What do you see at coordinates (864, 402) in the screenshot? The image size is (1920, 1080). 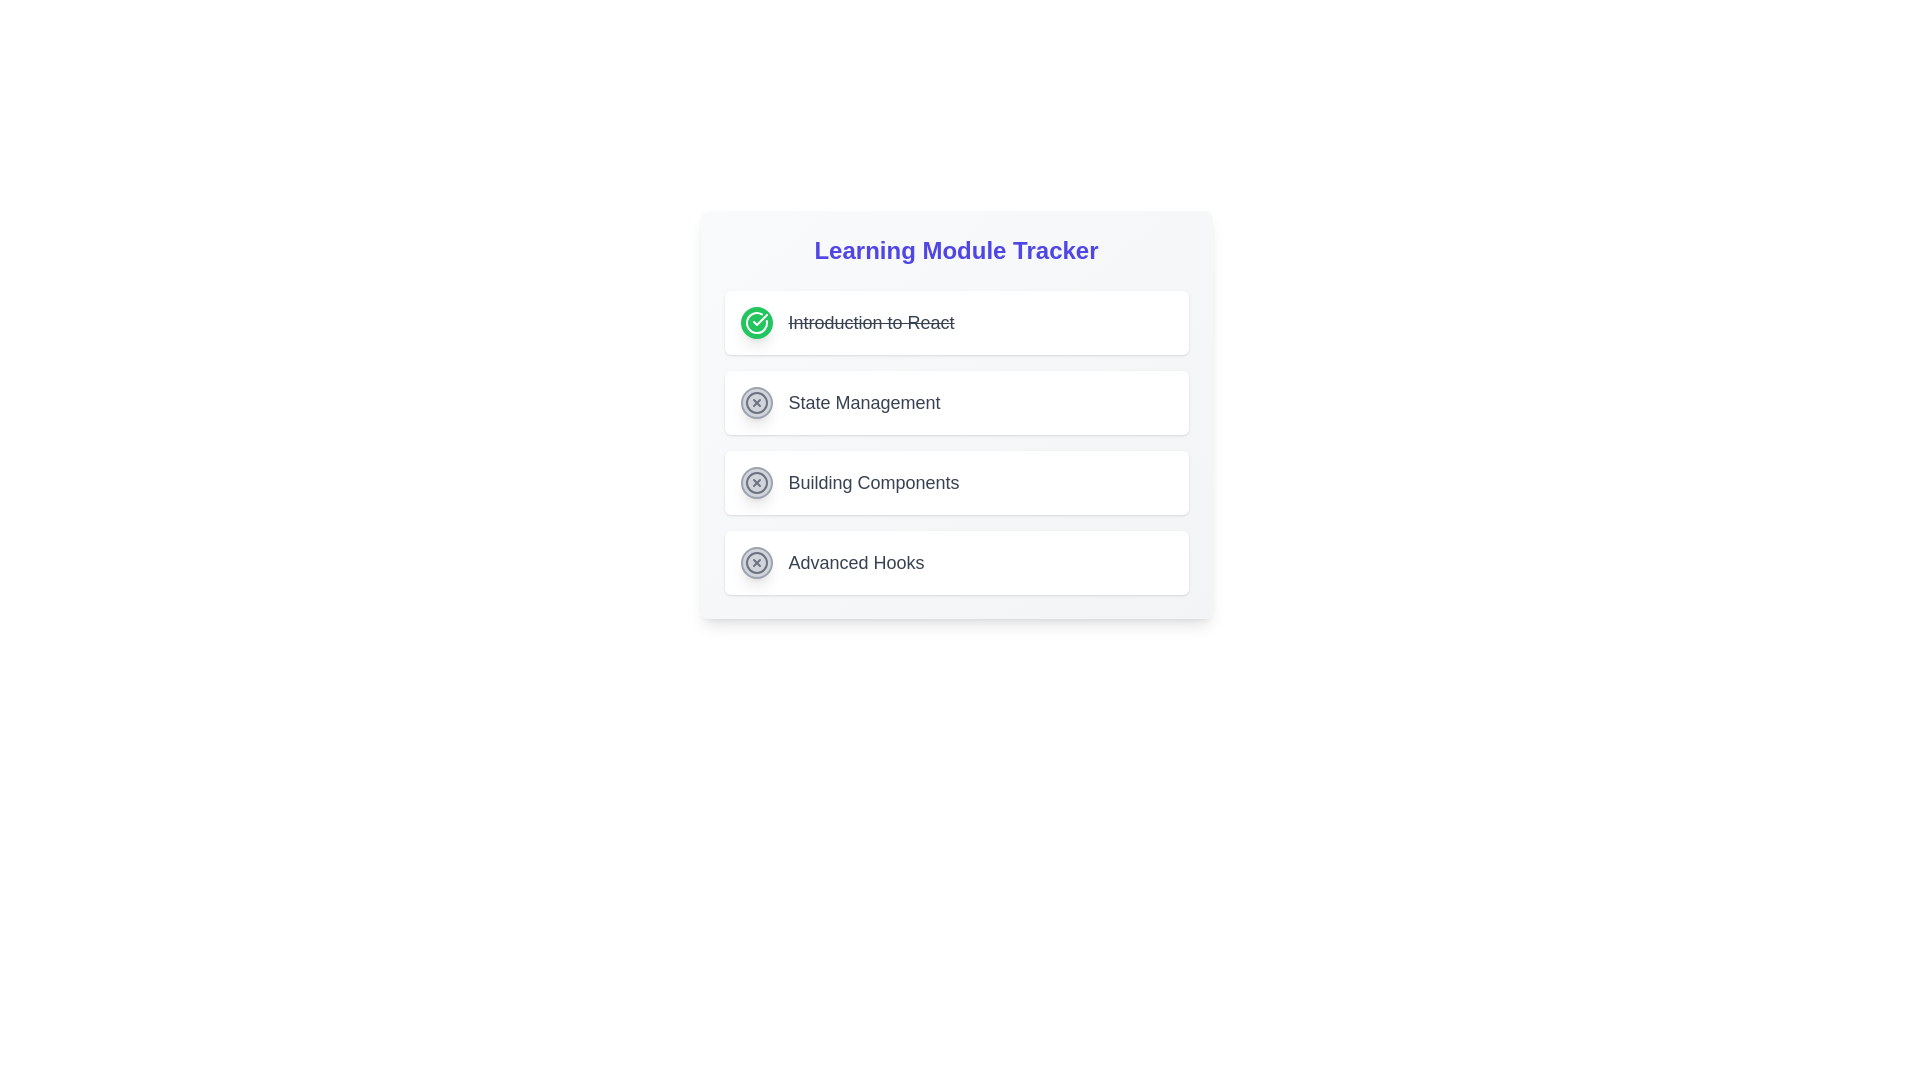 I see `the static text label displaying 'State Management', which is centrally aligned and part of the 'Learning Module Tracker' section, positioned between 'Introduction to React' and 'Building Components'` at bounding box center [864, 402].